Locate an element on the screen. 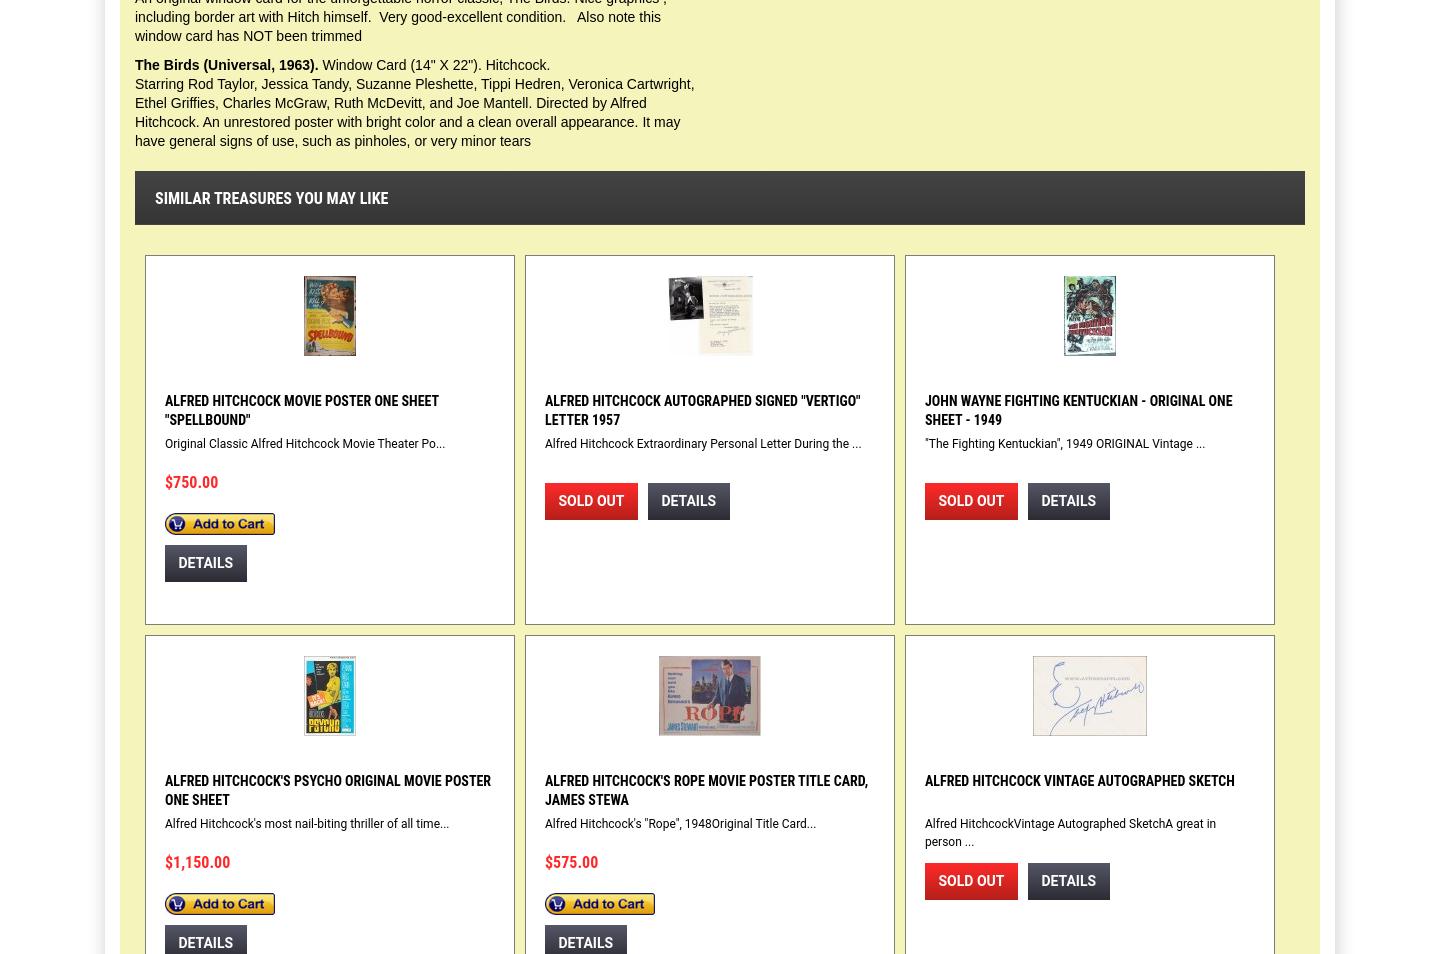 The image size is (1440, 954). 'Alfred HitchcockVintage Autographed SketchA great in person ...' is located at coordinates (925, 833).